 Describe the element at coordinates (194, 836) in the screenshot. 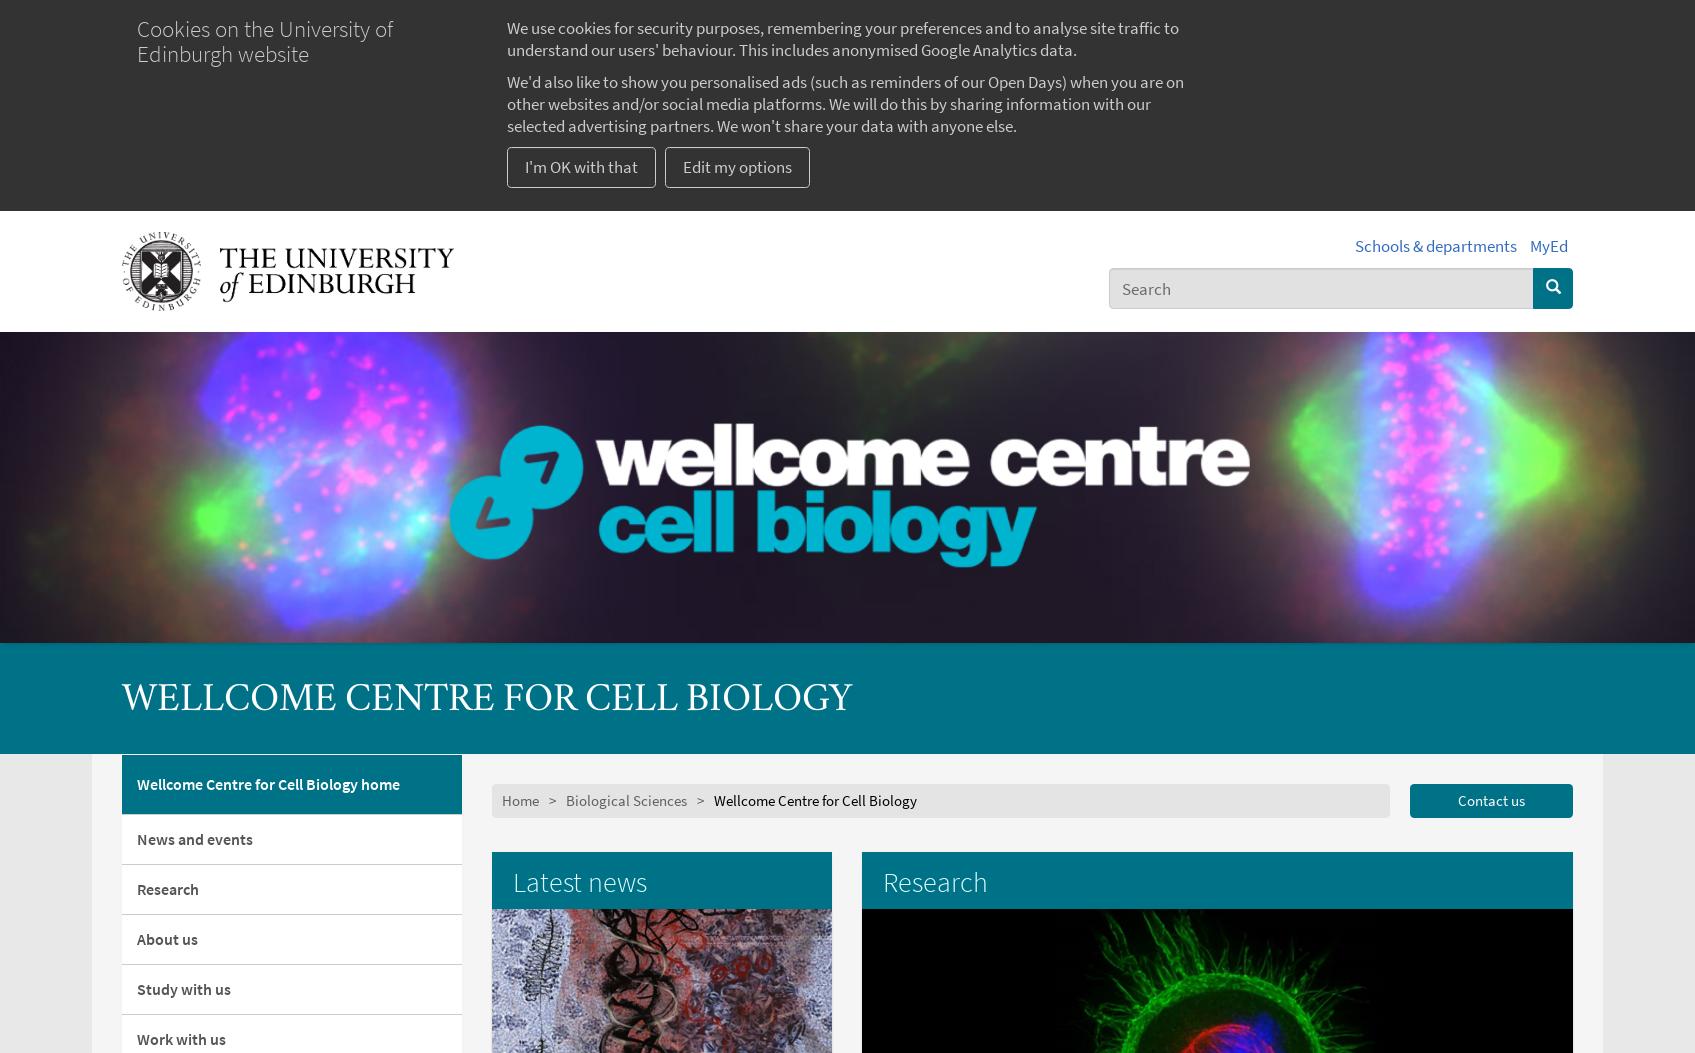

I see `'News and events'` at that location.